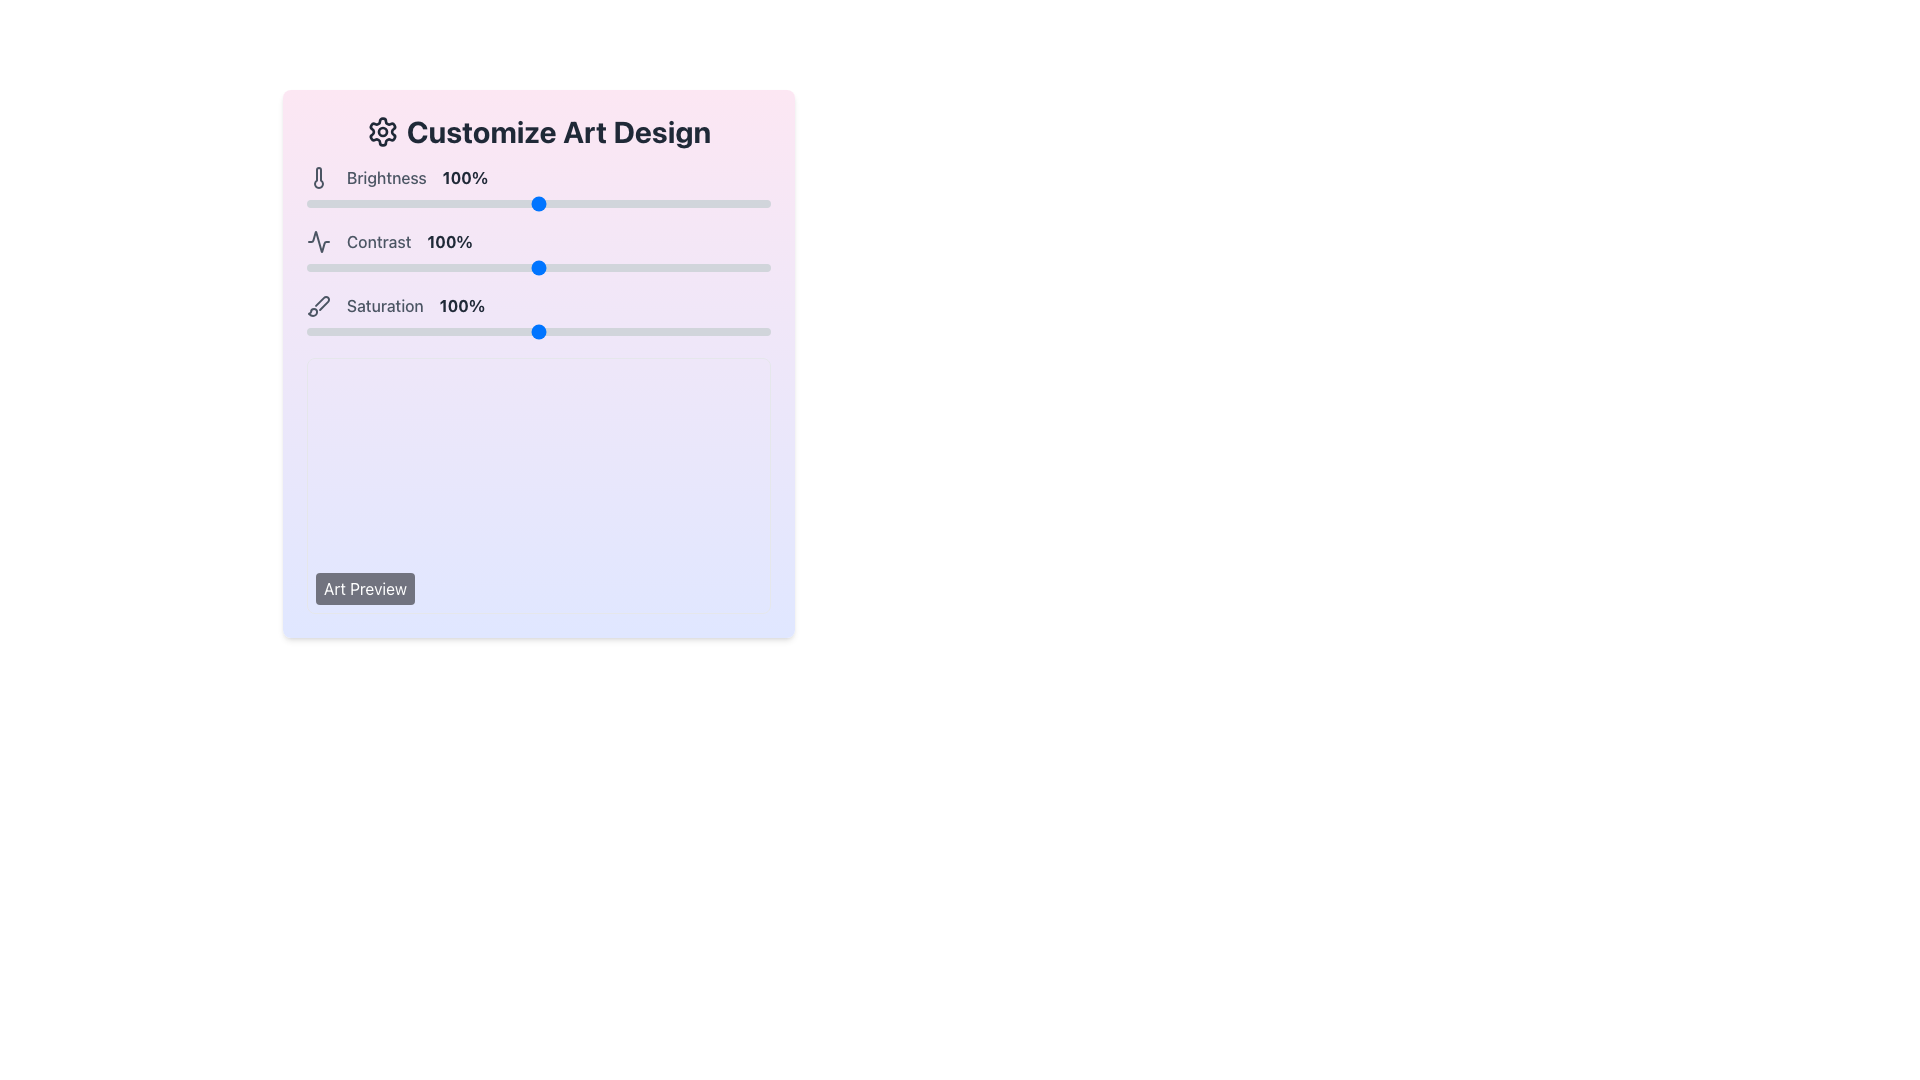 Image resolution: width=1920 pixels, height=1080 pixels. I want to click on brightness, so click(662, 204).